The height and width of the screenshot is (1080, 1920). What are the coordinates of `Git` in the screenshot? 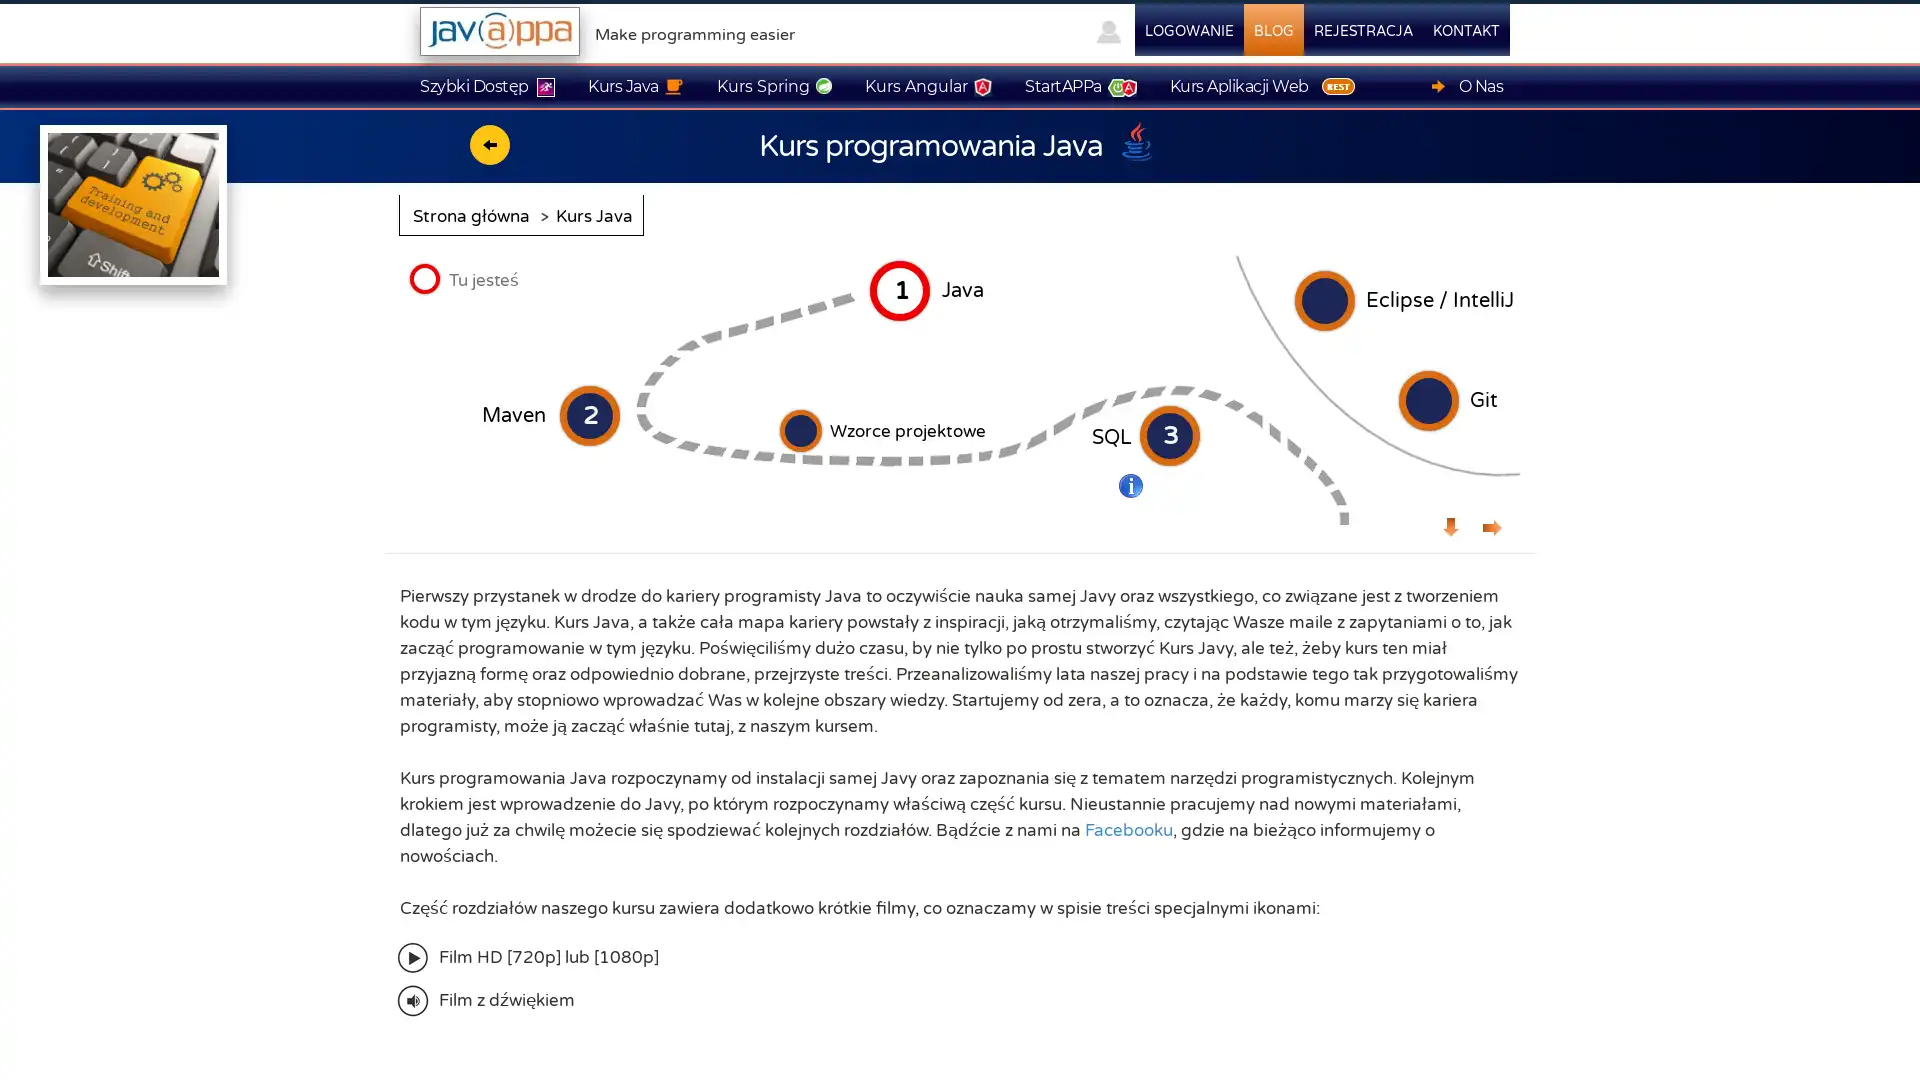 It's located at (1476, 401).